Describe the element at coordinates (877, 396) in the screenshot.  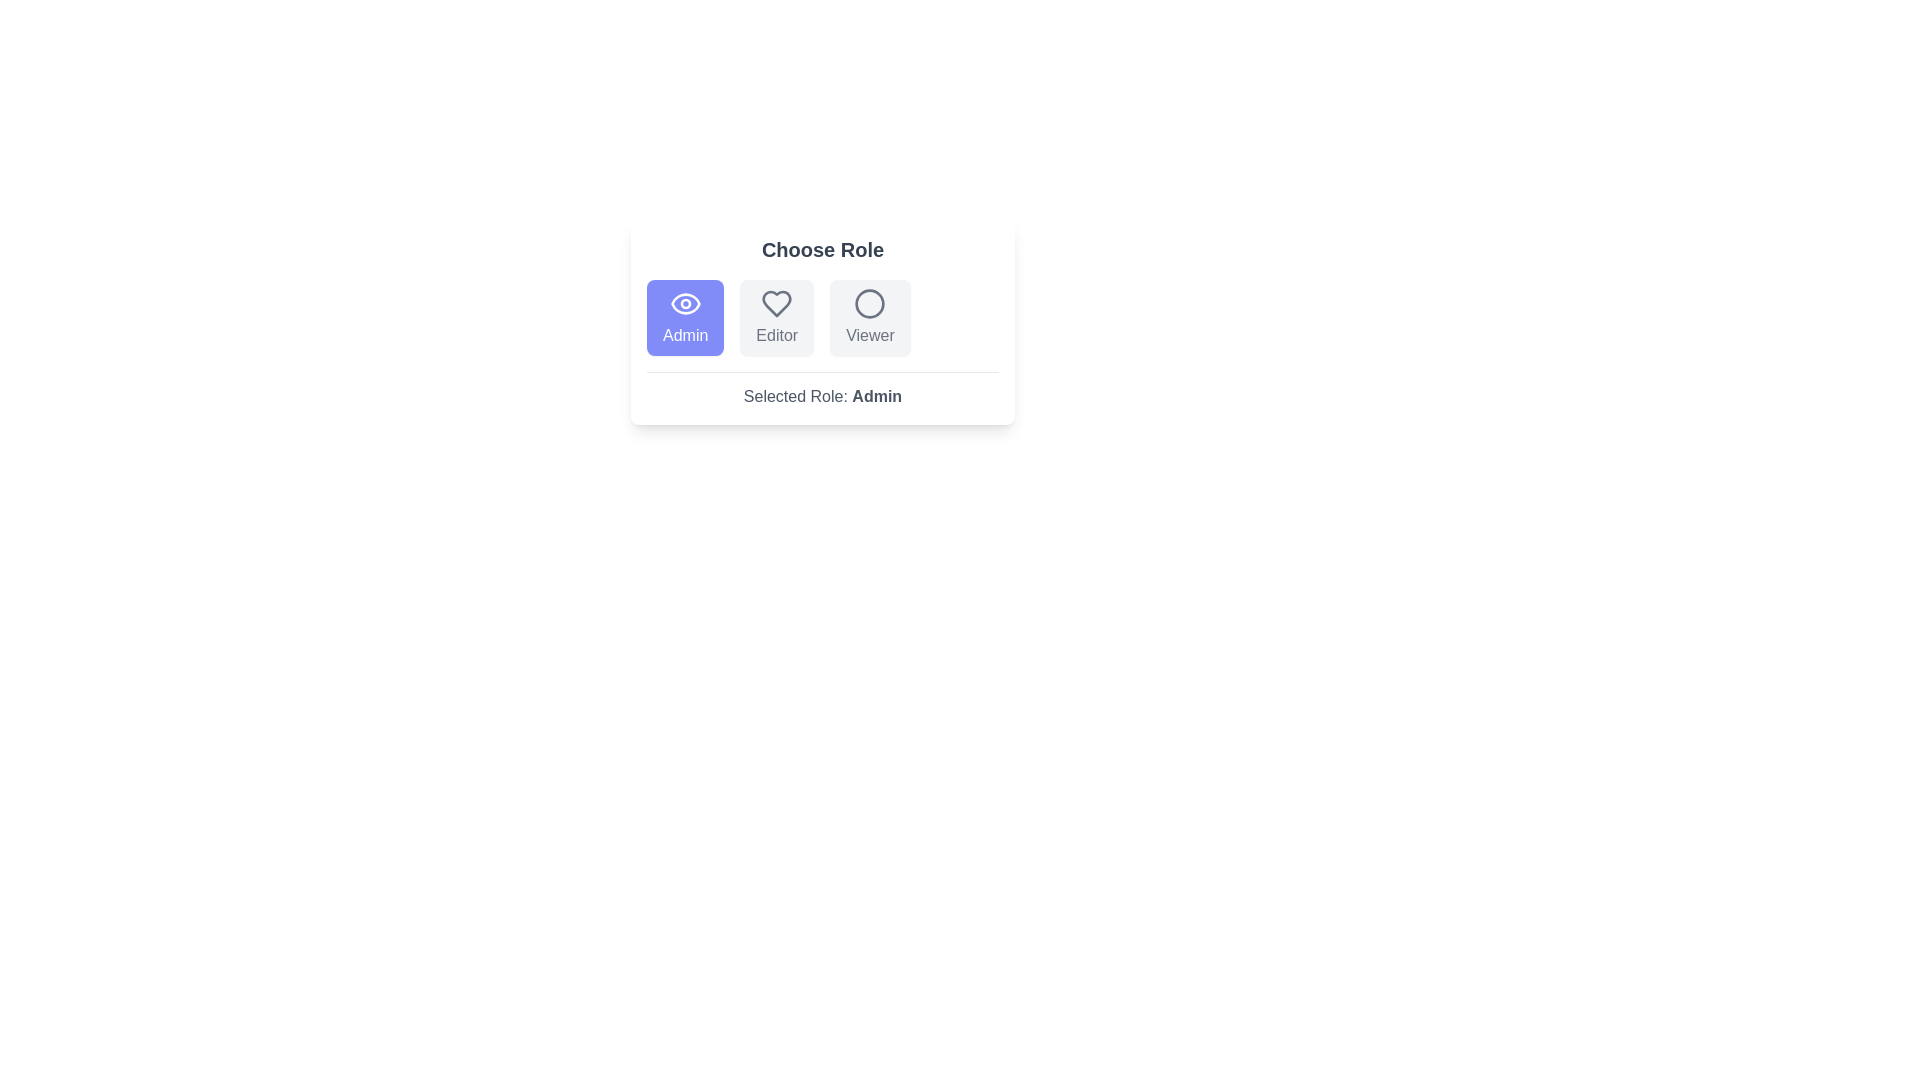
I see `the emphasized text label 'Admin' within the phrase 'Selected Role: Admin', located below the role selection options` at that location.